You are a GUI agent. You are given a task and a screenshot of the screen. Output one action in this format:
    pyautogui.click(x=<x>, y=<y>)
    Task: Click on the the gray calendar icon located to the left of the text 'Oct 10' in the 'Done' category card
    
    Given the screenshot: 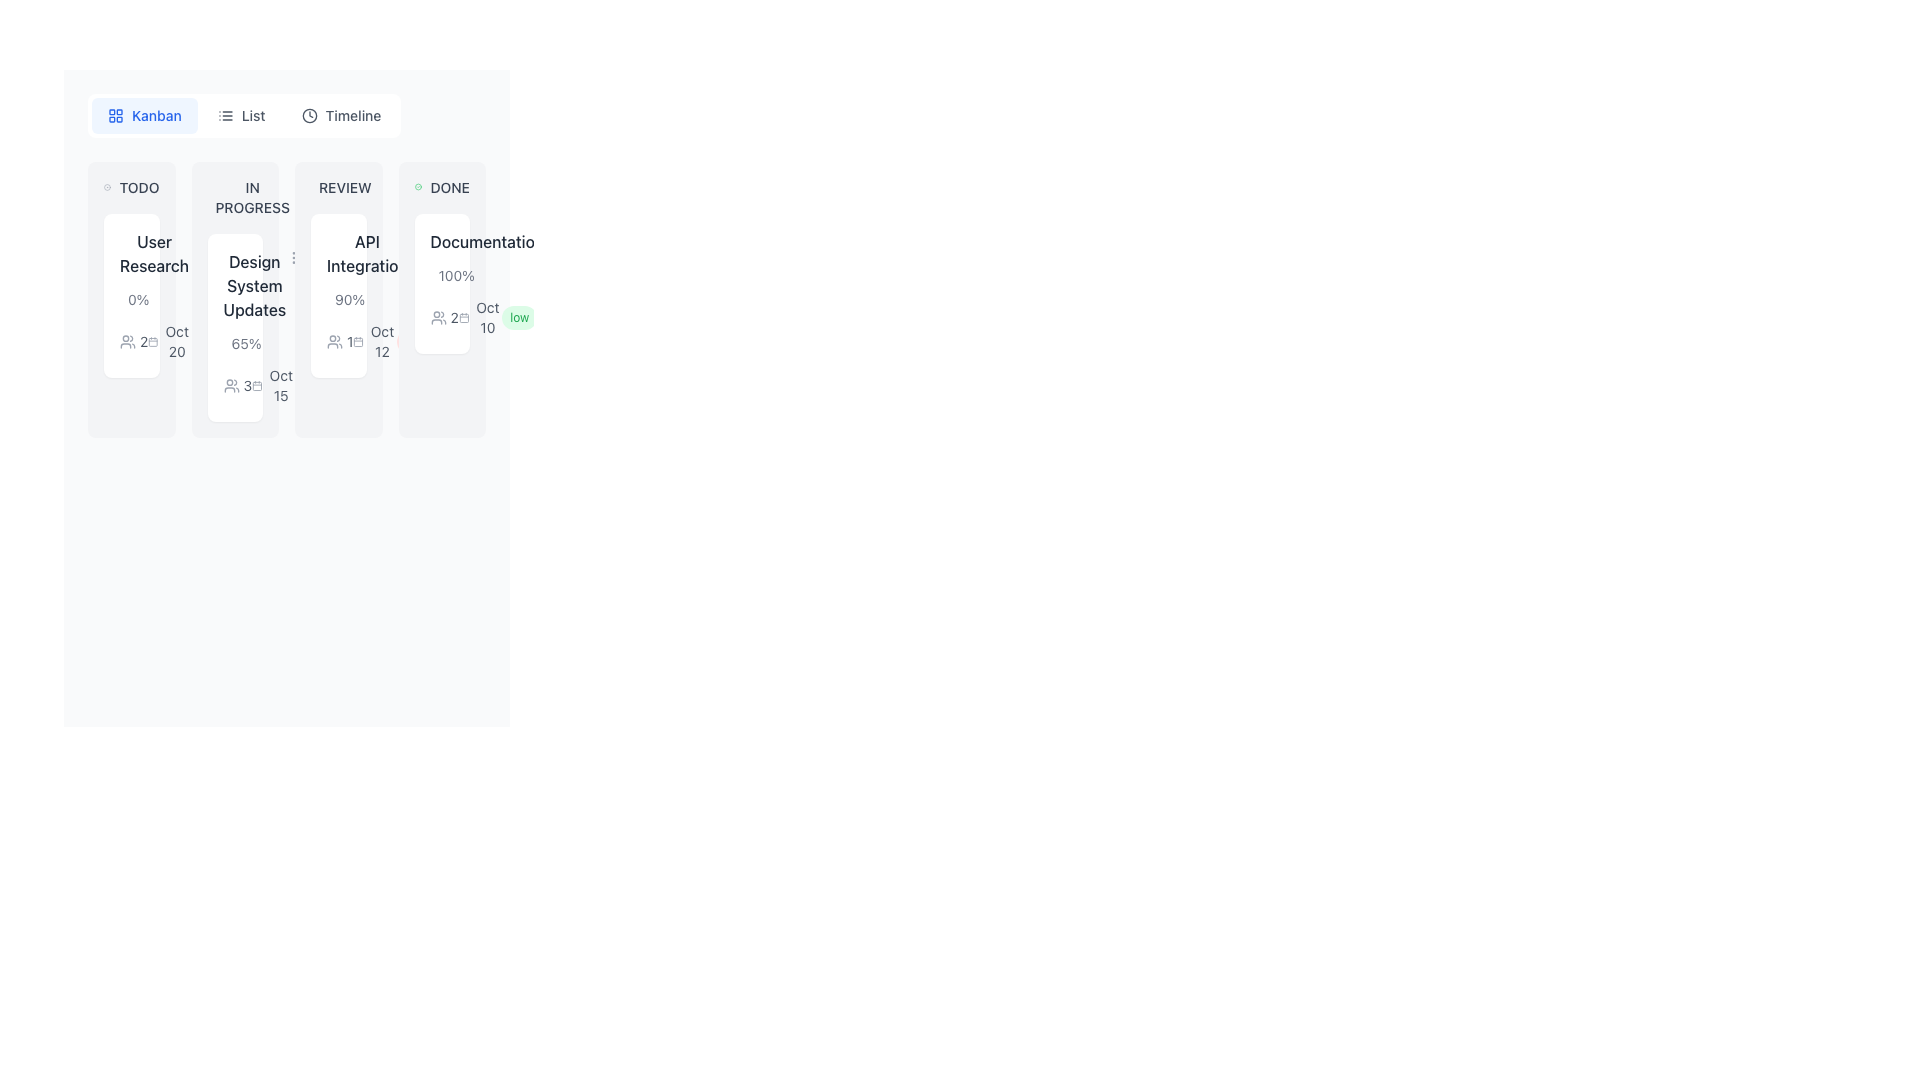 What is the action you would take?
    pyautogui.click(x=463, y=316)
    